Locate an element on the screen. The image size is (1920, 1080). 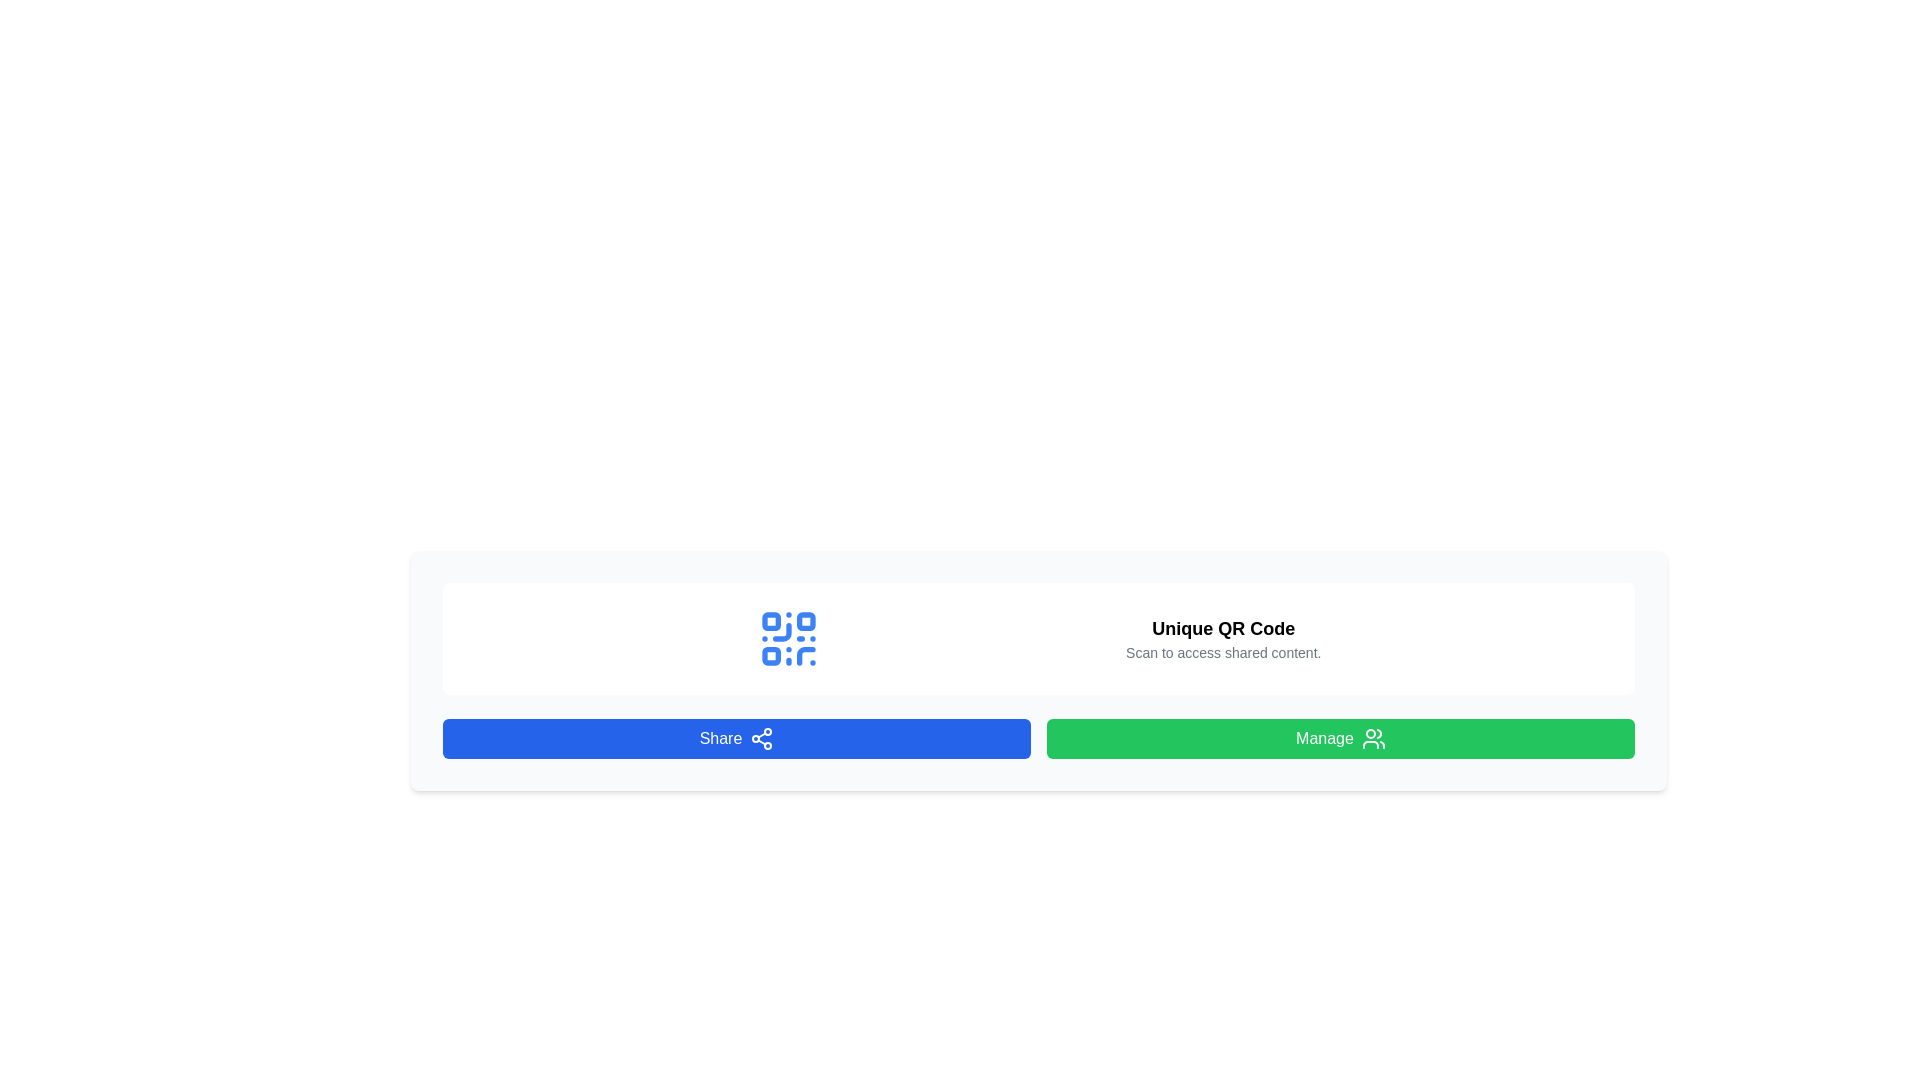
the second small square in the top row of the QR code icon, which is prominently displayed on the left side above the 'Share' and 'Manage' buttons is located at coordinates (805, 620).